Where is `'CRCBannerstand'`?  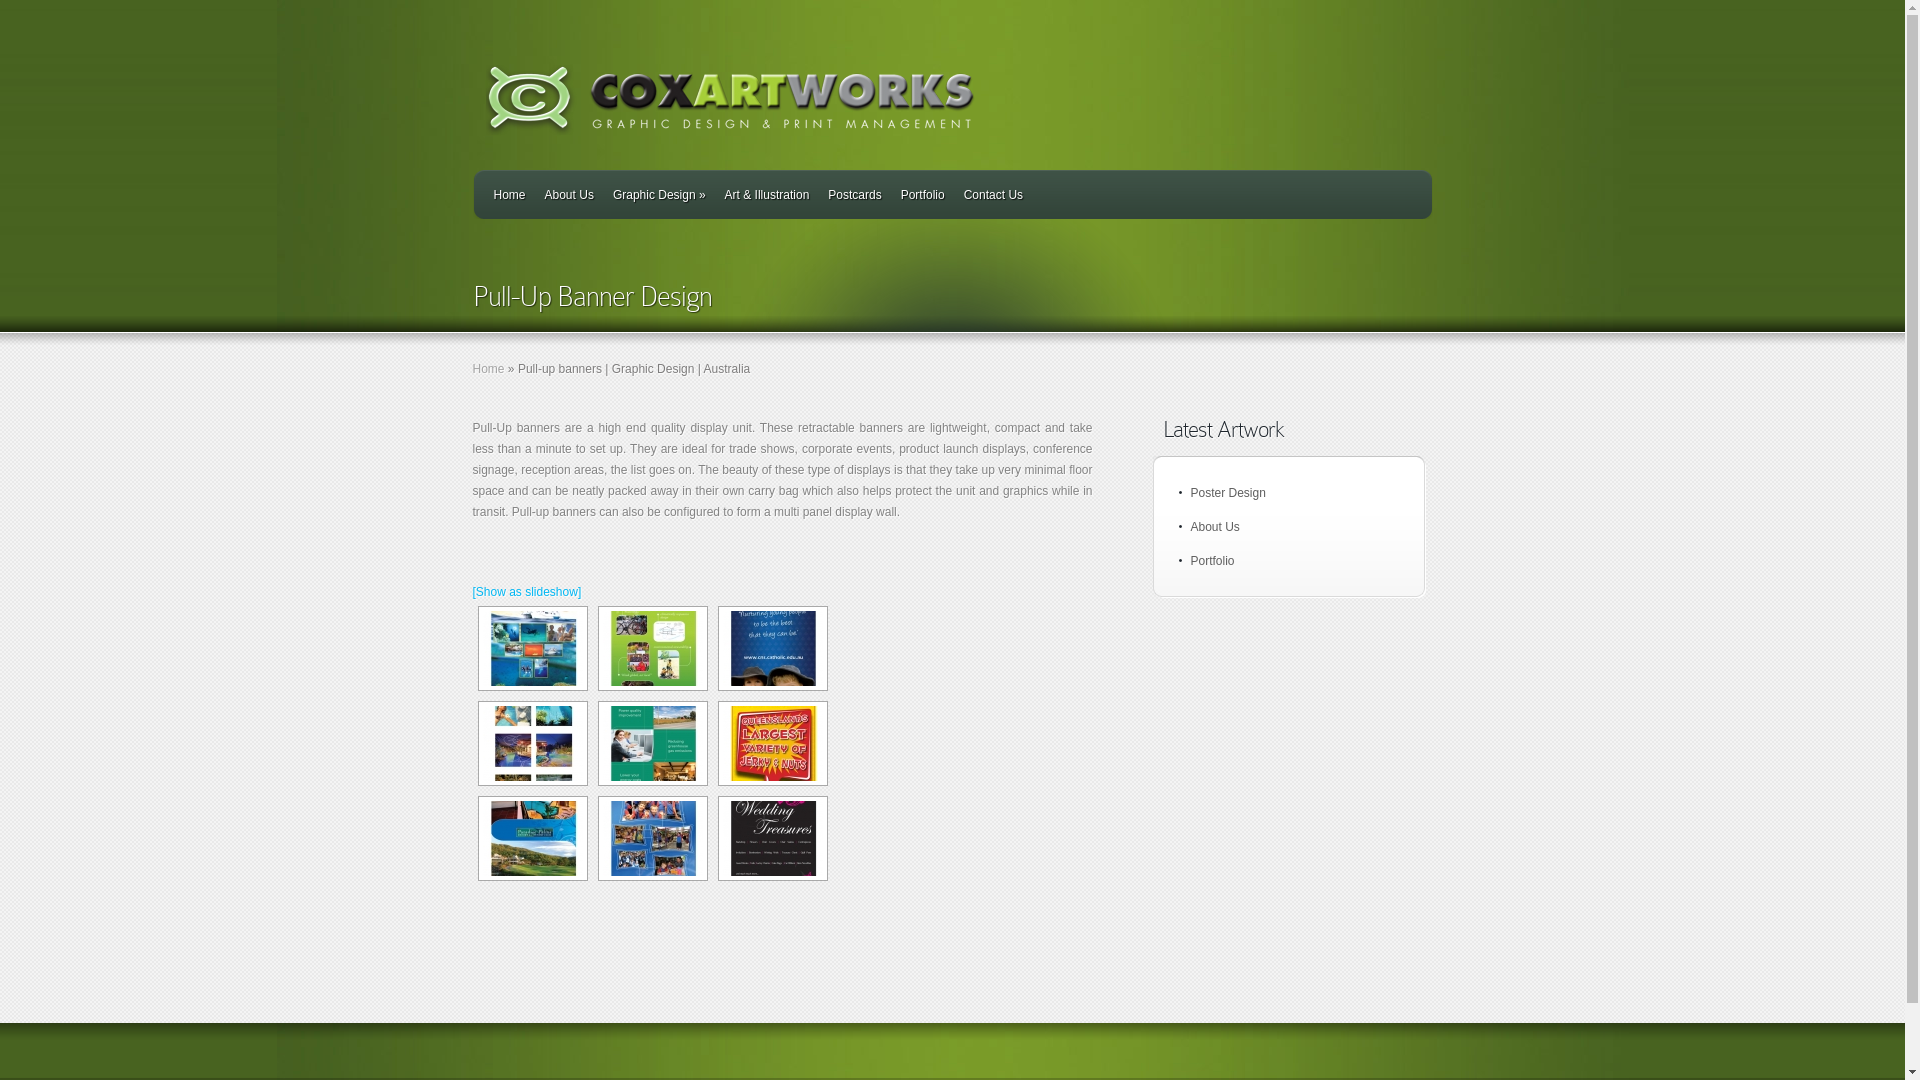
'CRCBannerstand' is located at coordinates (652, 648).